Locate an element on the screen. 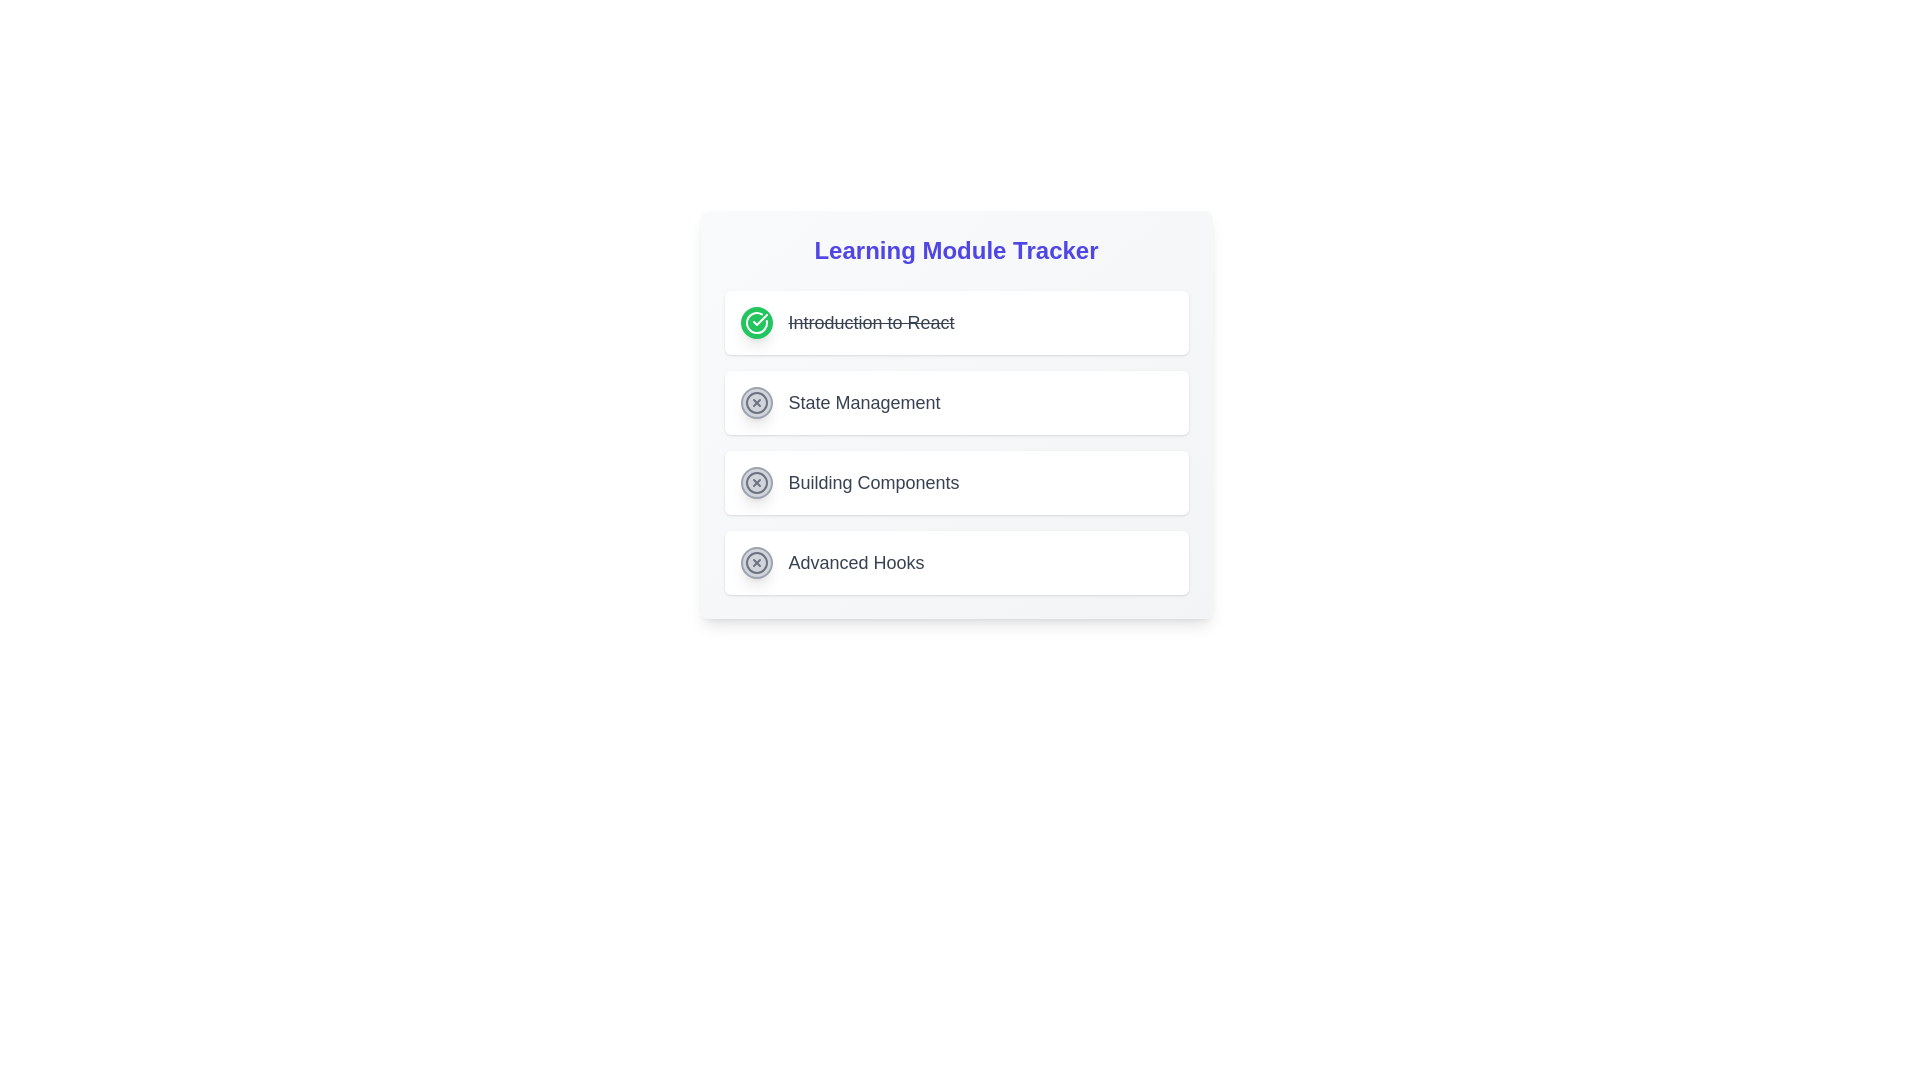 The image size is (1920, 1080). the text label displaying 'Introduction to React' which indicates completion with a line-through effect and is associated with a green circular icon is located at coordinates (871, 322).